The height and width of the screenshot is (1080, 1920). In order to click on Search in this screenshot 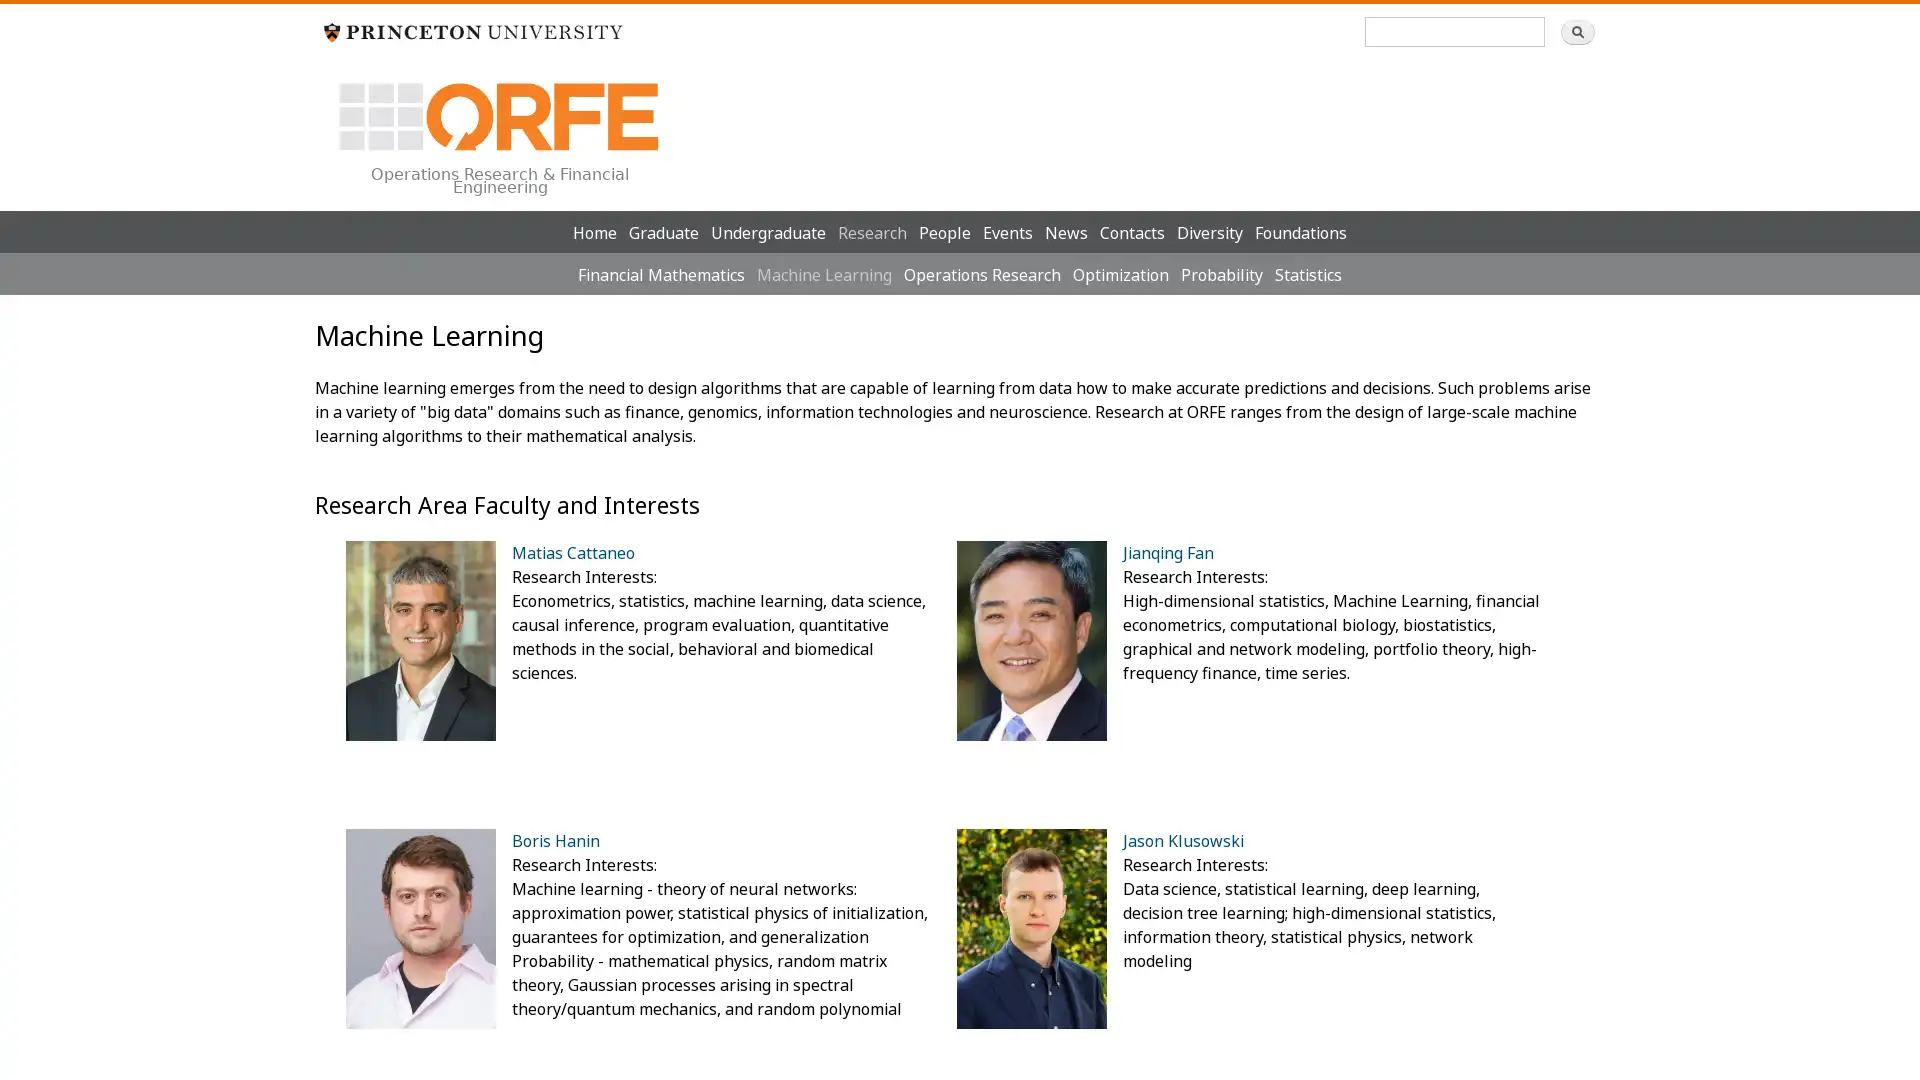, I will do `click(1577, 32)`.